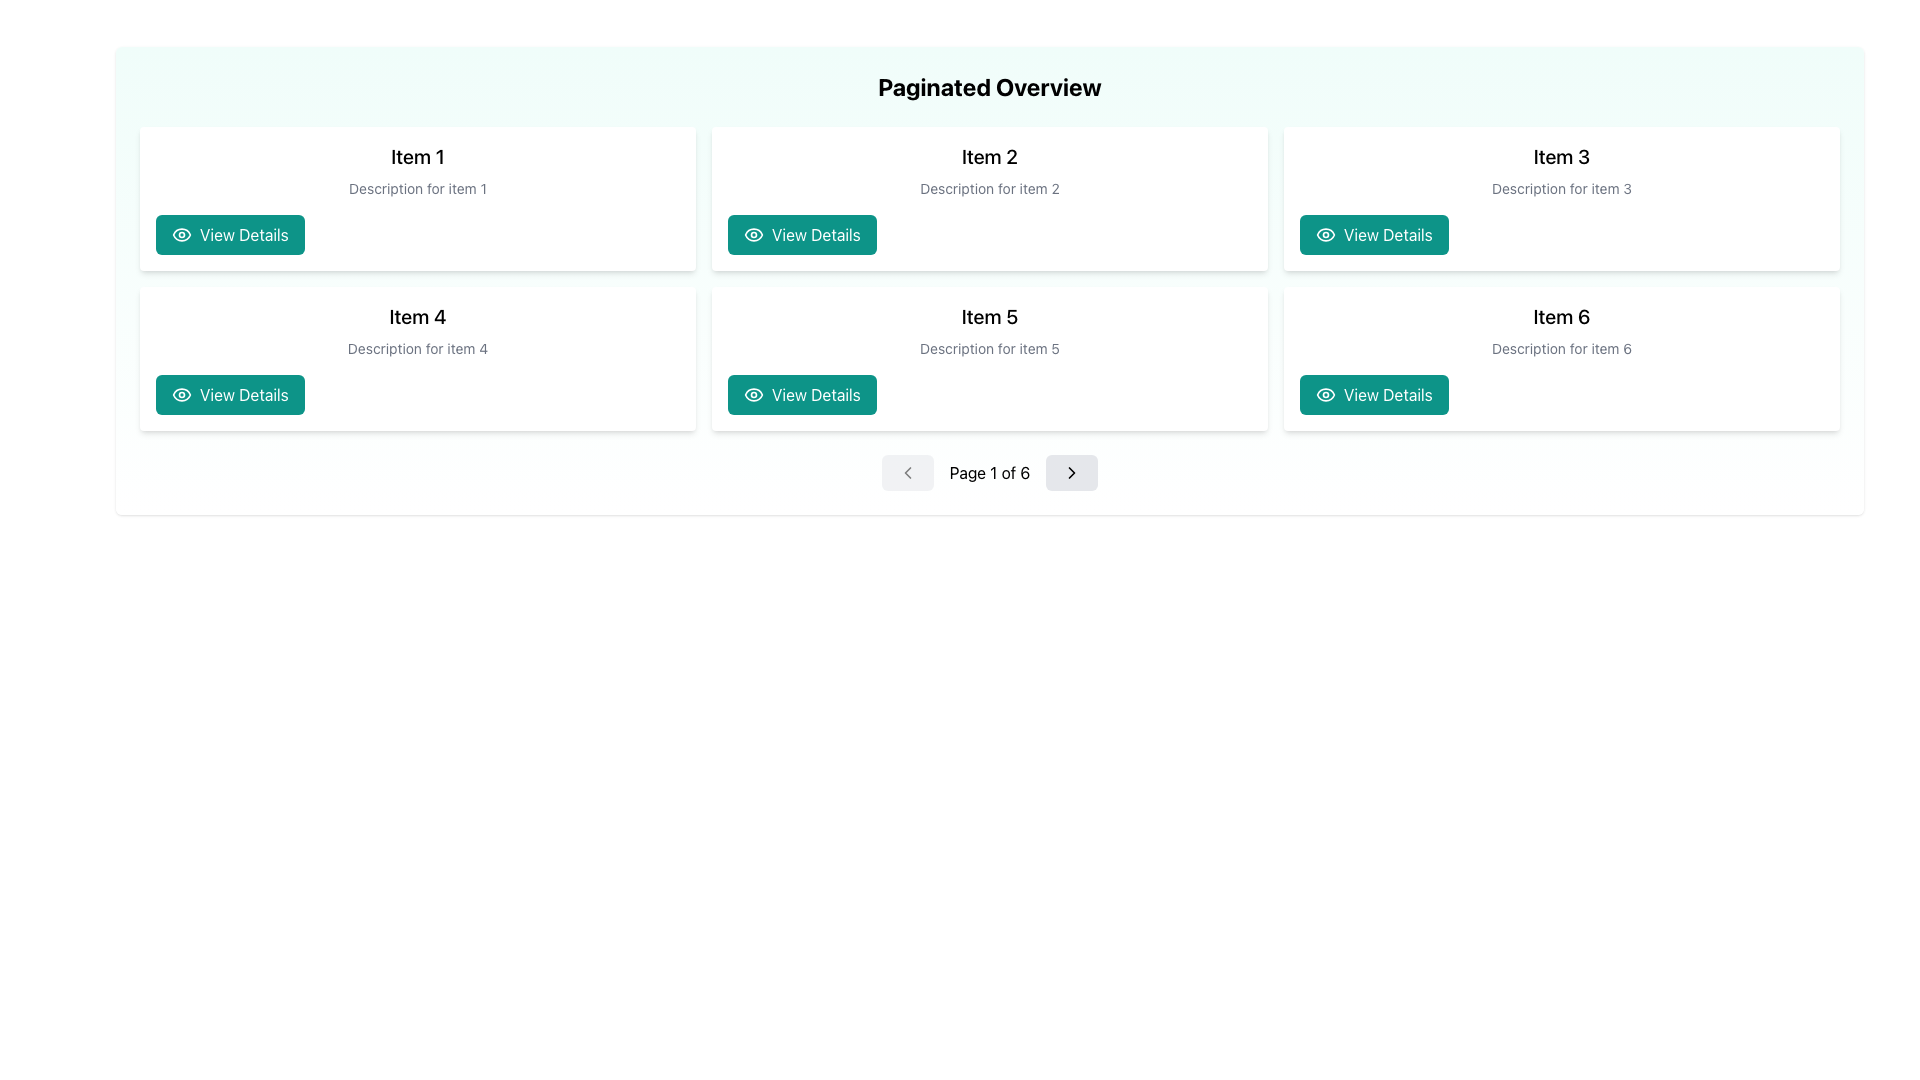 Image resolution: width=1920 pixels, height=1080 pixels. Describe the element at coordinates (989, 315) in the screenshot. I see `the main title text label identifying it as 'Item 5', located in the center of the second row of a 2x3 grid layout` at that location.